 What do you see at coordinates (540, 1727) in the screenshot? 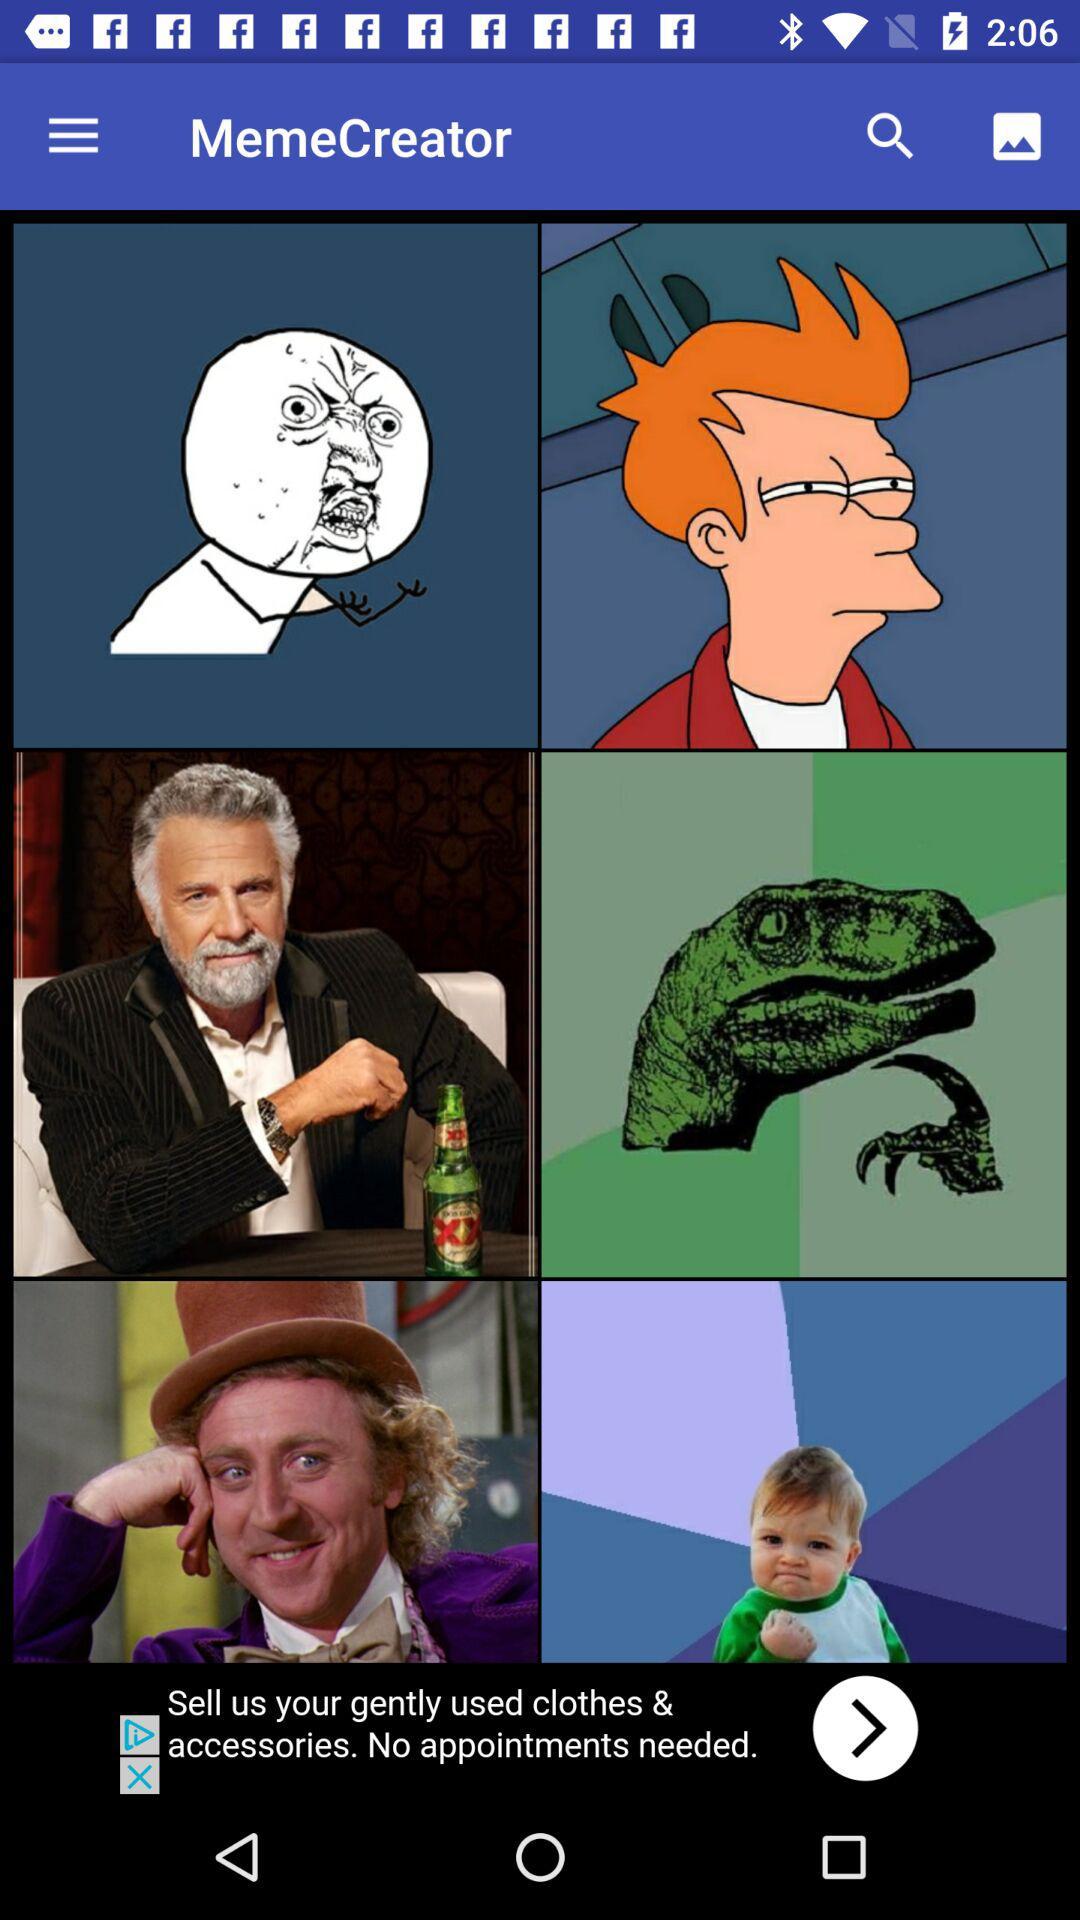
I see `click on advertisement` at bounding box center [540, 1727].